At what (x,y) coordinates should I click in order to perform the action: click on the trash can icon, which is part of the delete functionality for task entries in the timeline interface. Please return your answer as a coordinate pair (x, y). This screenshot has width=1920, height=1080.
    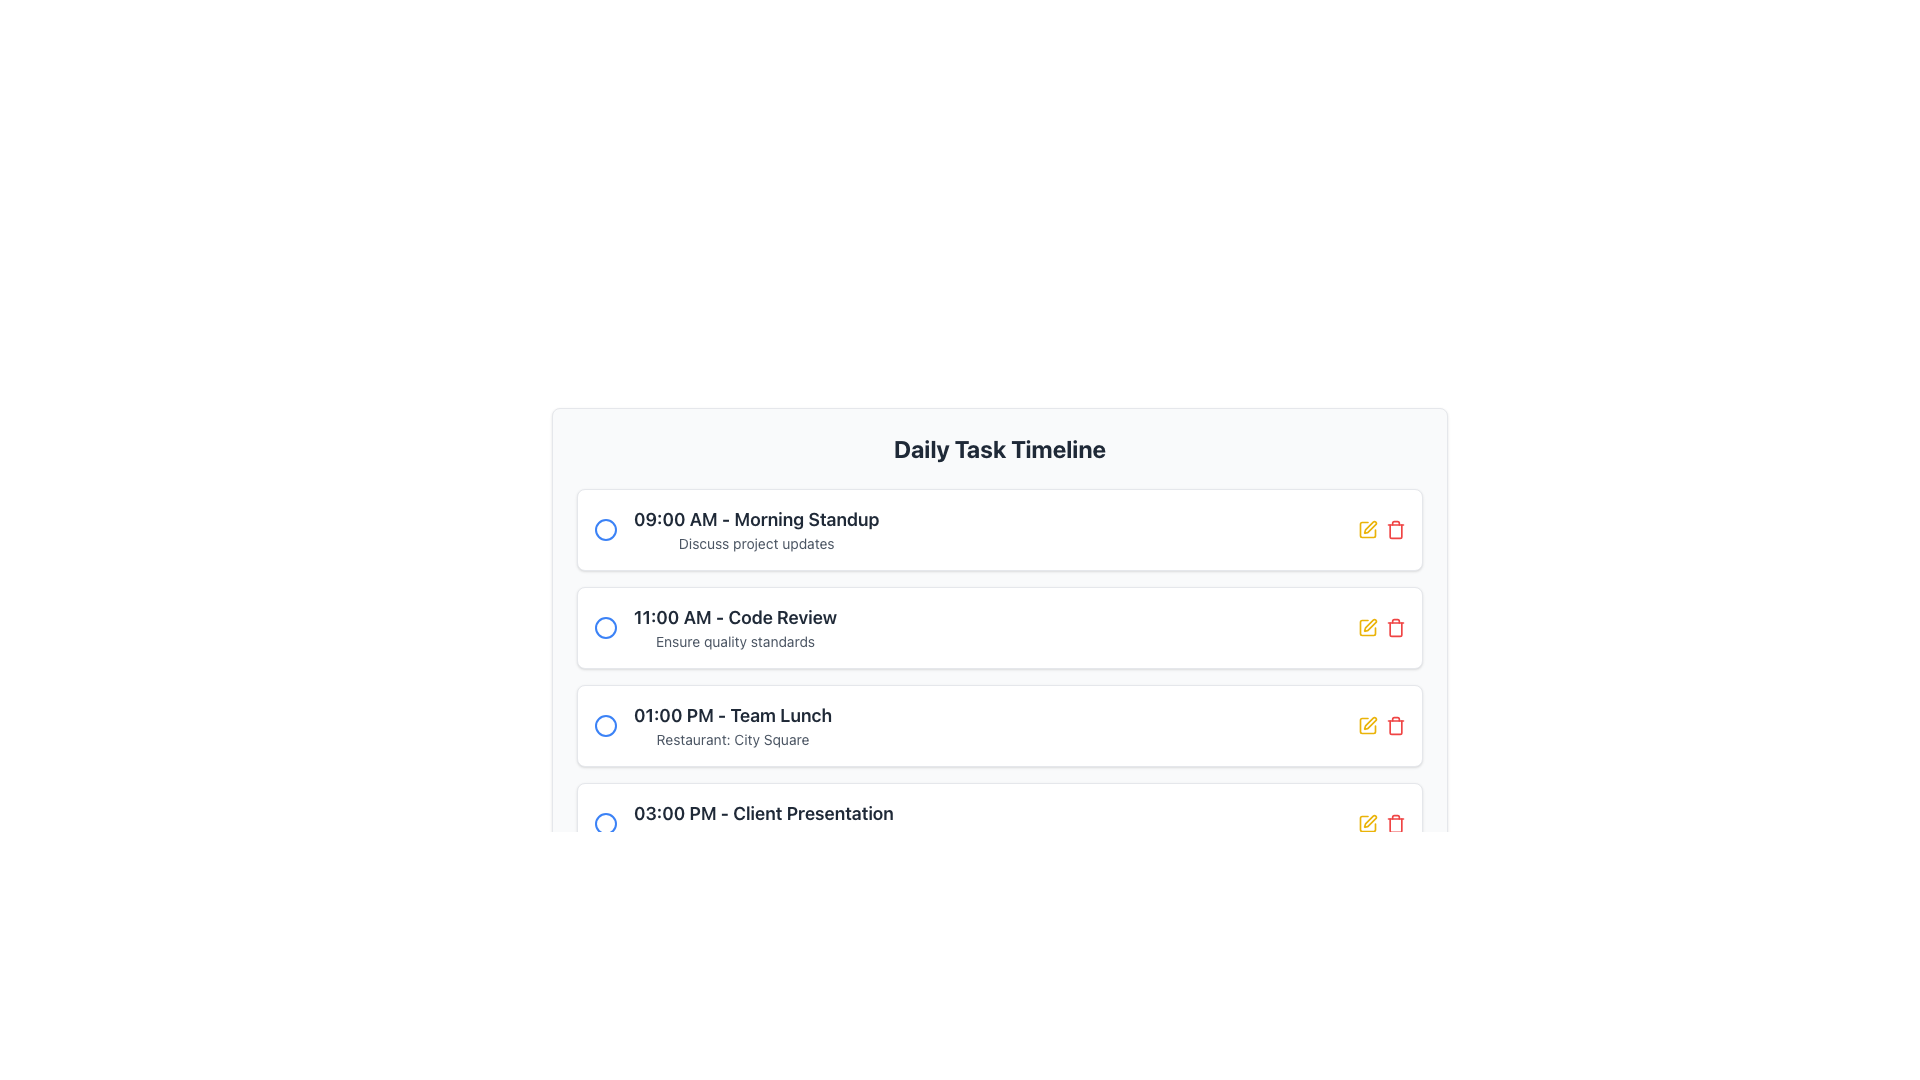
    Looking at the image, I should click on (1395, 530).